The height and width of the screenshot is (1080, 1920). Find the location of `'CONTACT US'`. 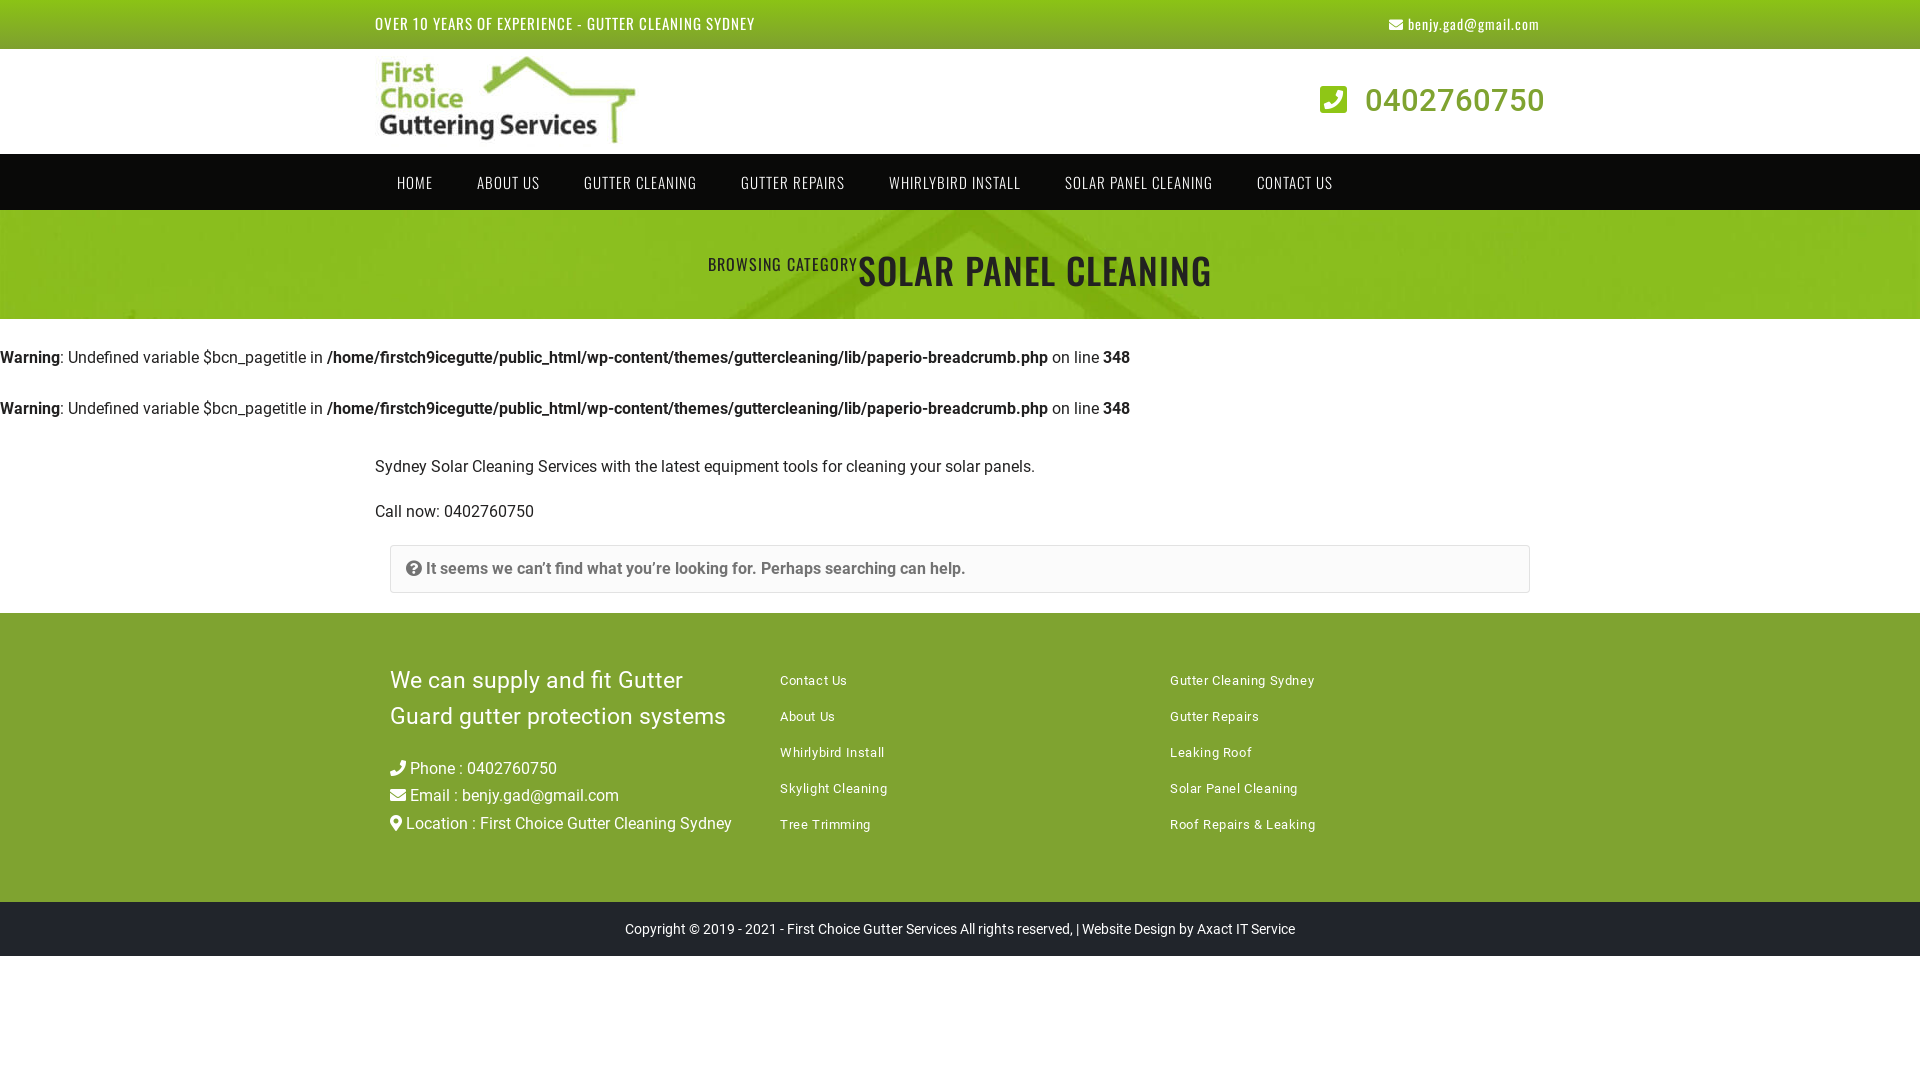

'CONTACT US' is located at coordinates (1295, 181).